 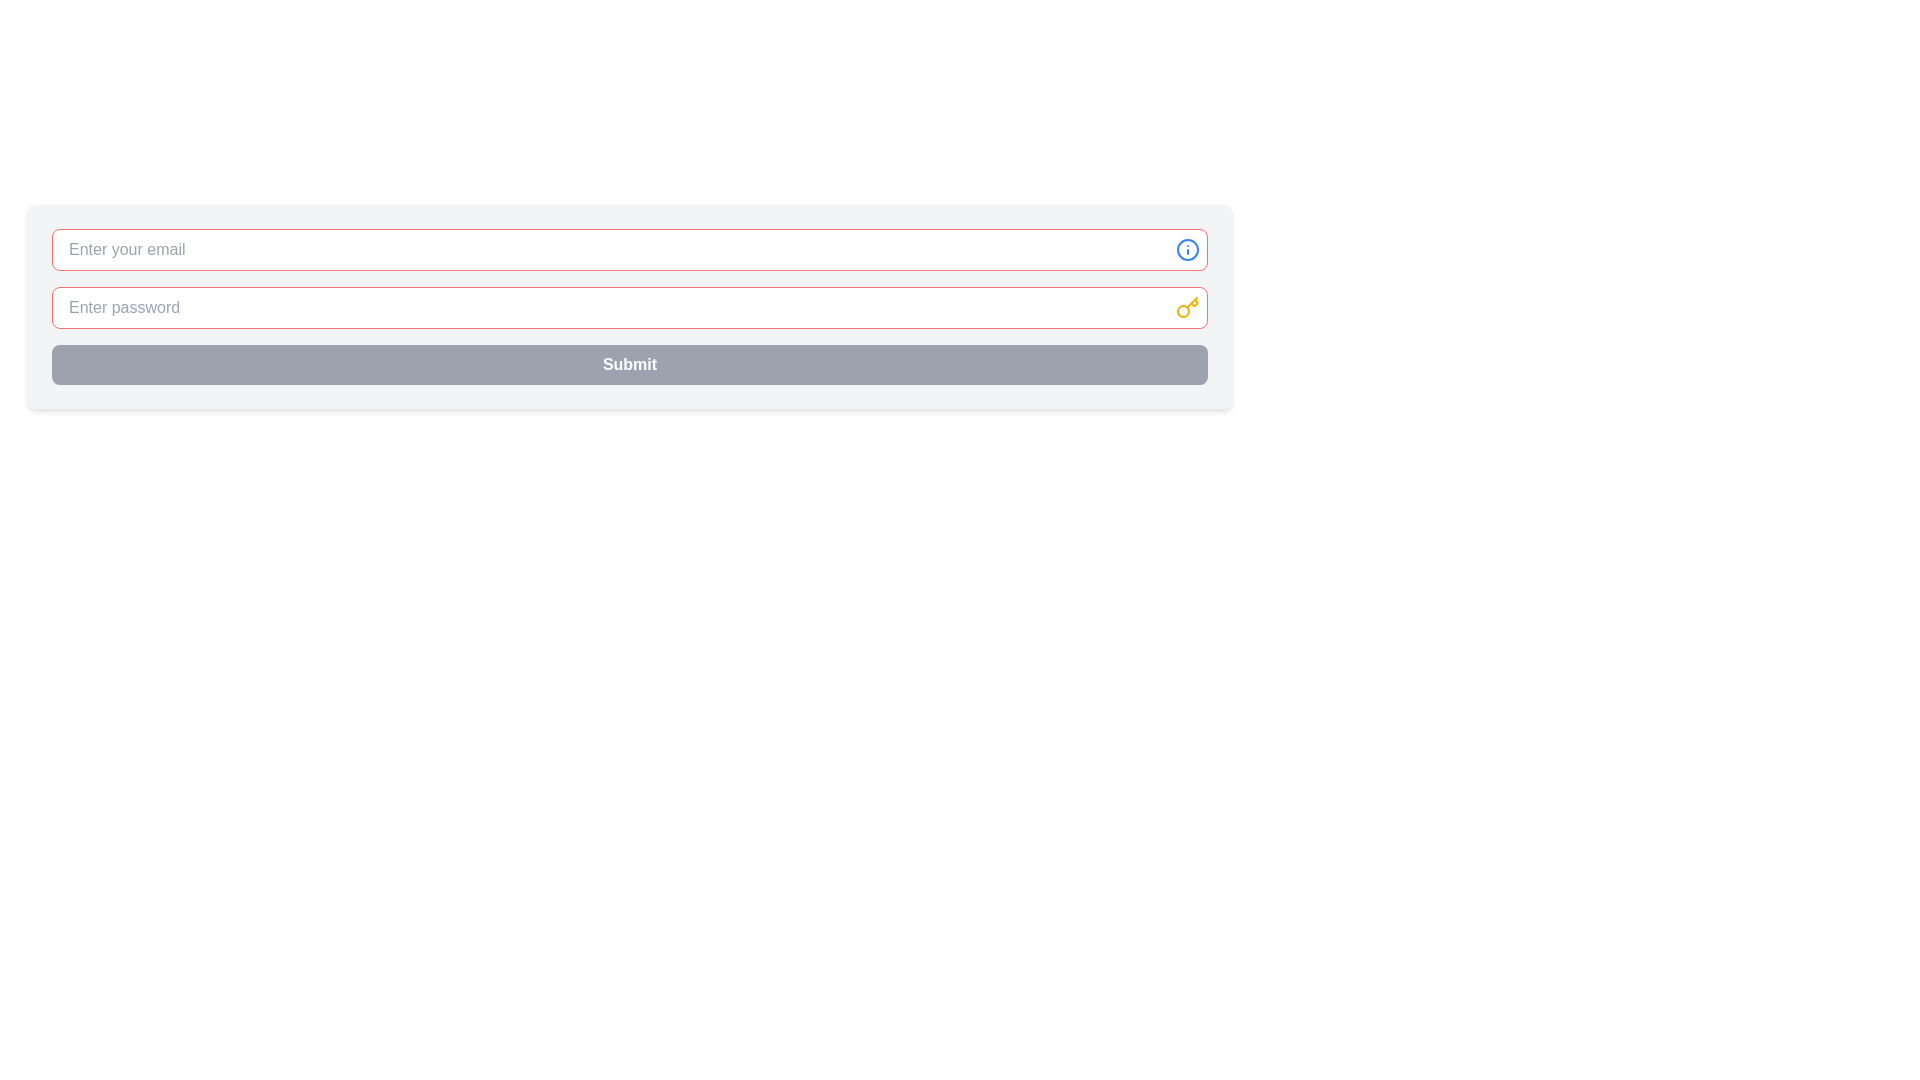 What do you see at coordinates (1183, 311) in the screenshot?
I see `the Circle element inside the SVG key icon, which represents the head of the key and is associated with password security functionality` at bounding box center [1183, 311].